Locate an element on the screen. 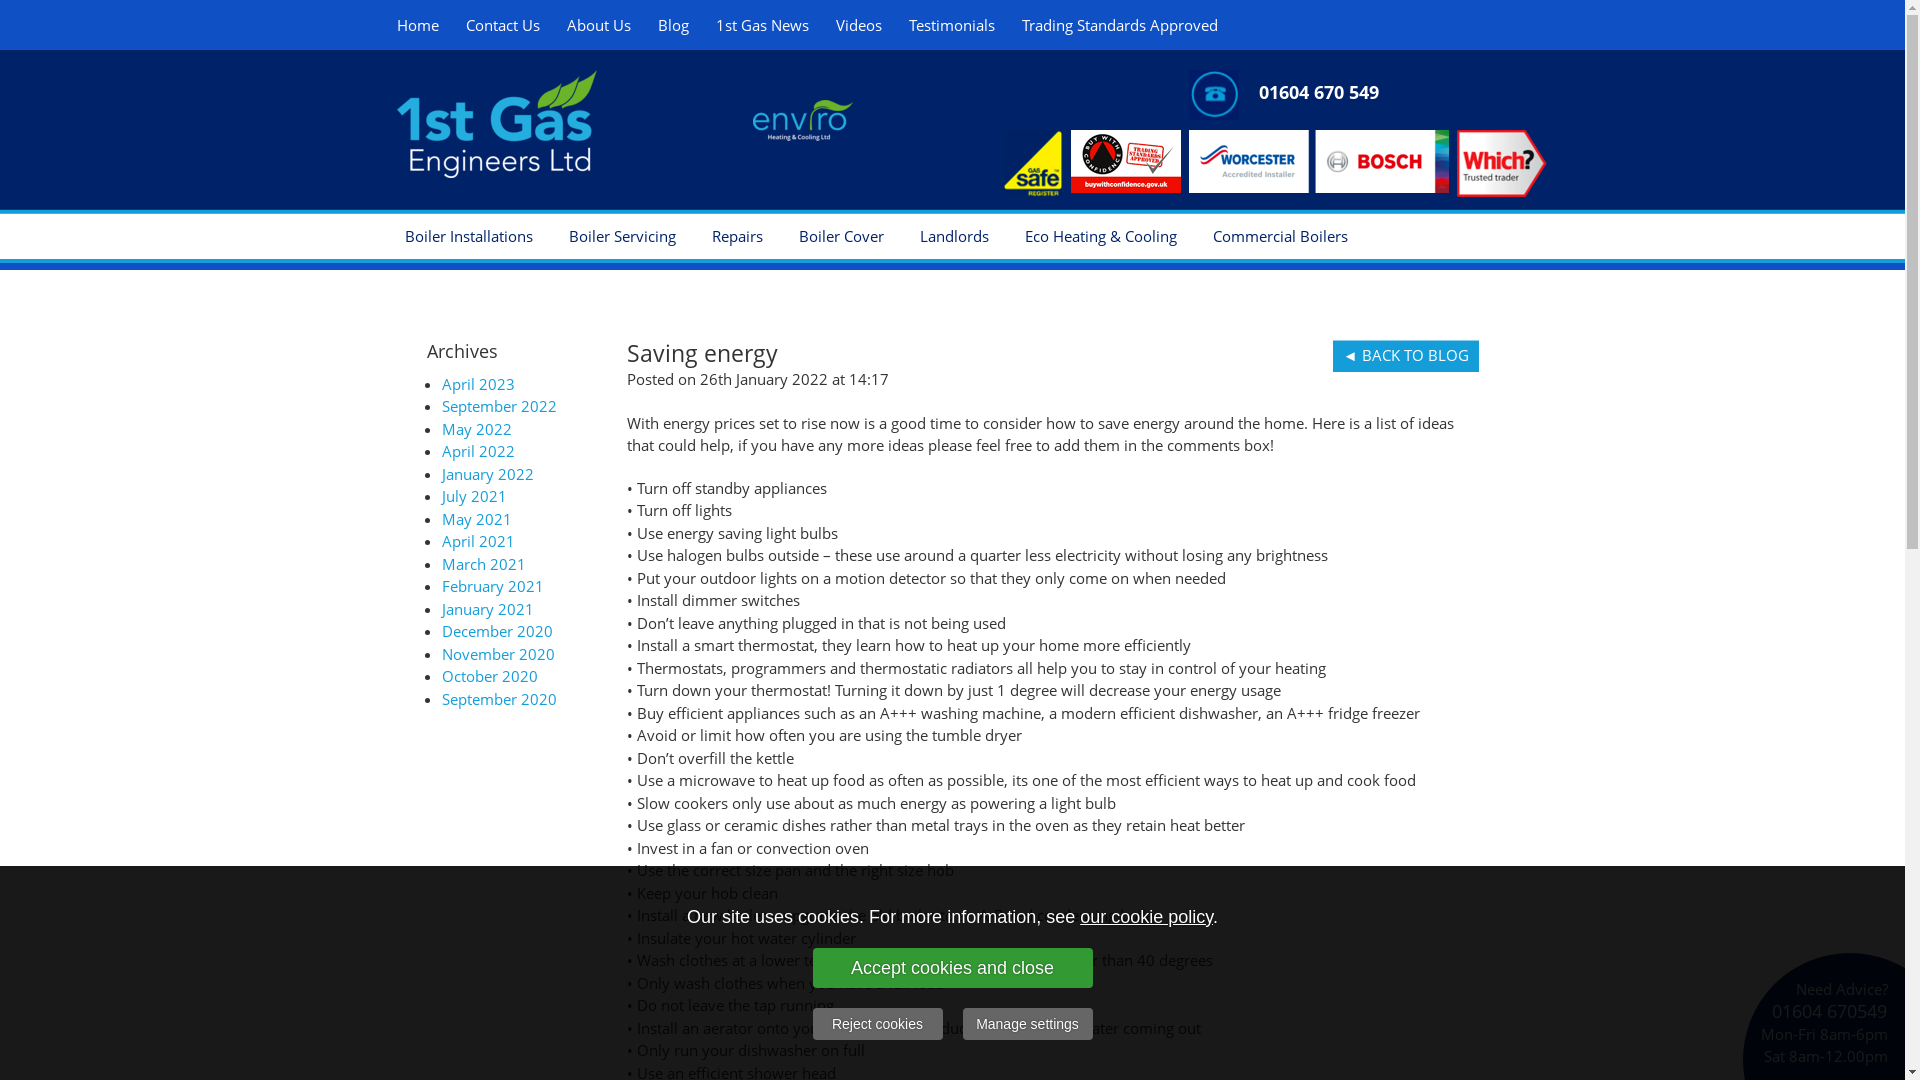 This screenshot has width=1920, height=1080. 'Videos' is located at coordinates (859, 24).